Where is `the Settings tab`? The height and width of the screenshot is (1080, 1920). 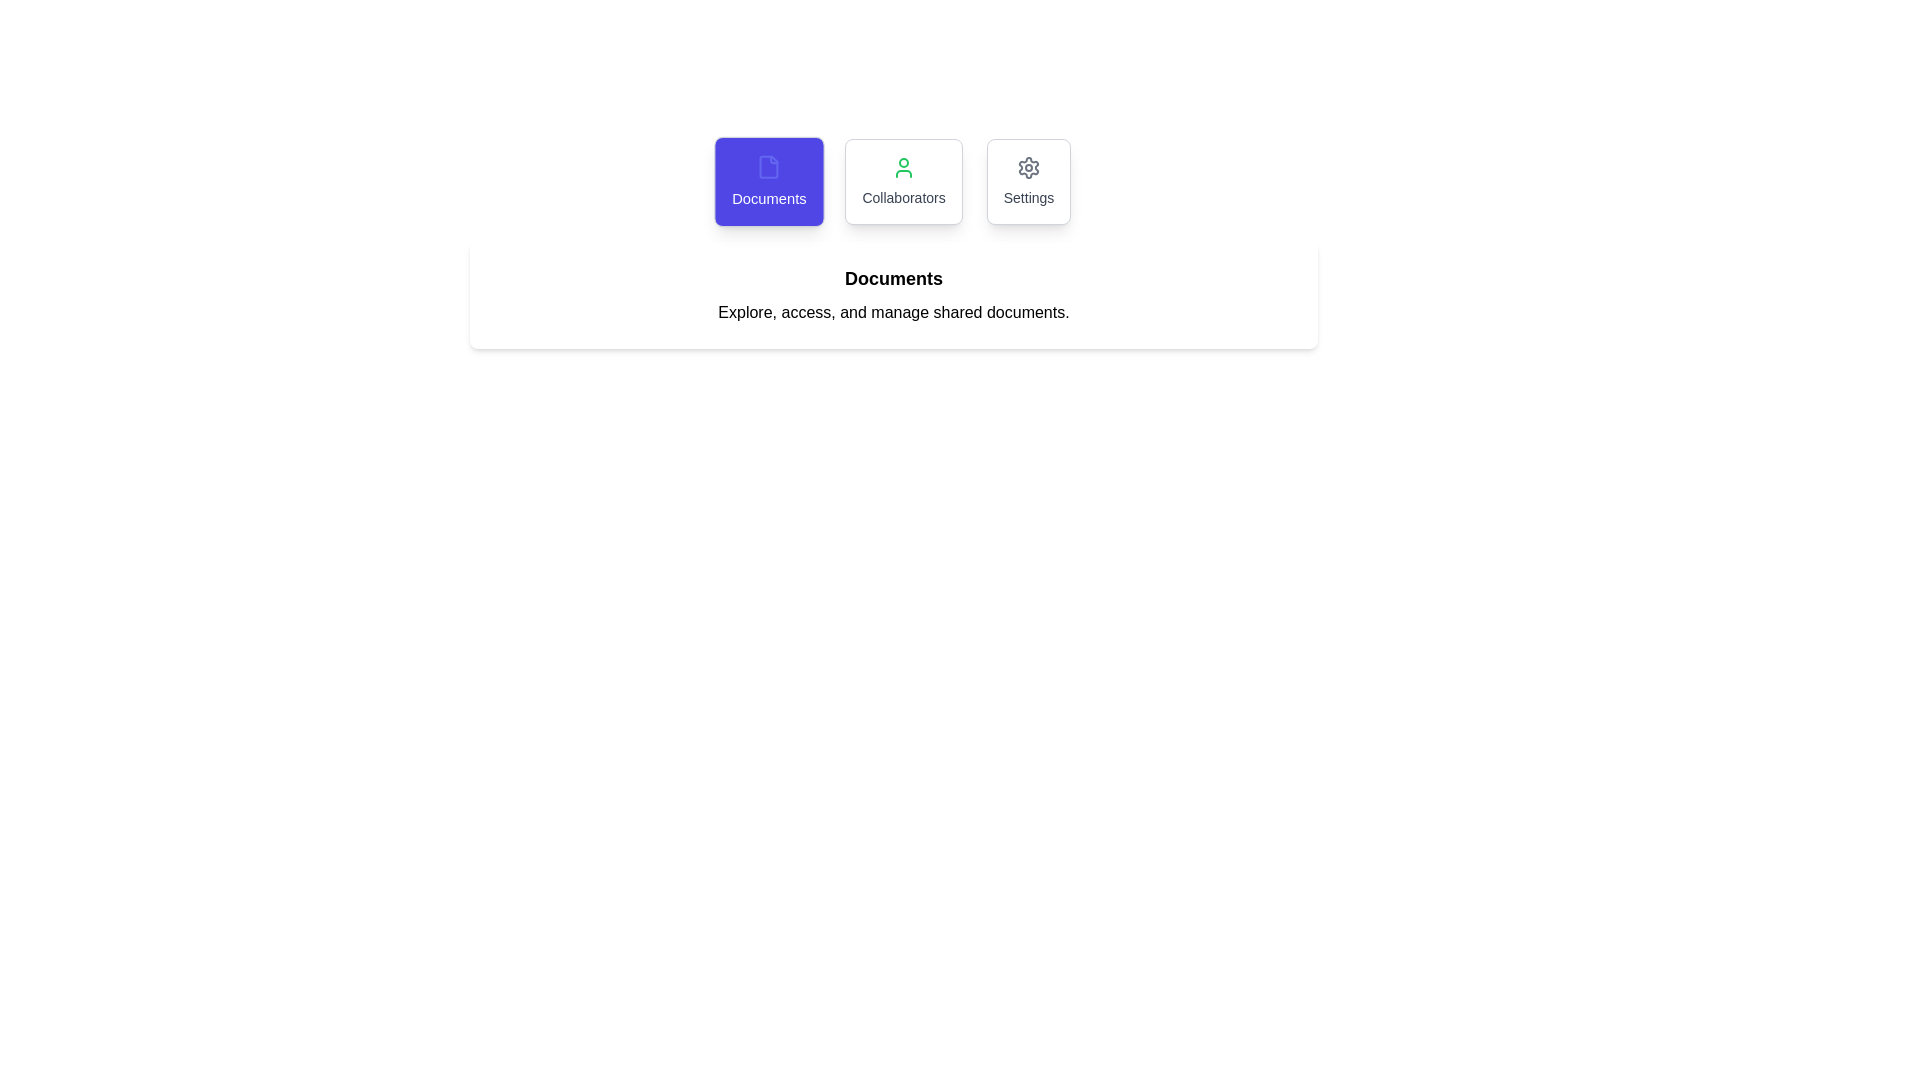
the Settings tab is located at coordinates (1029, 181).